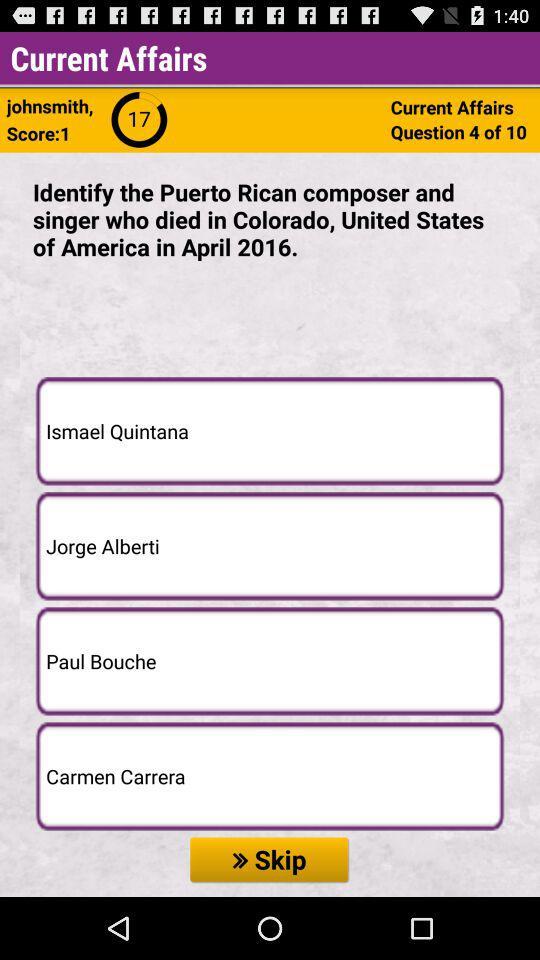 This screenshot has width=540, height=960. What do you see at coordinates (270, 661) in the screenshot?
I see `item below jorge alberti item` at bounding box center [270, 661].